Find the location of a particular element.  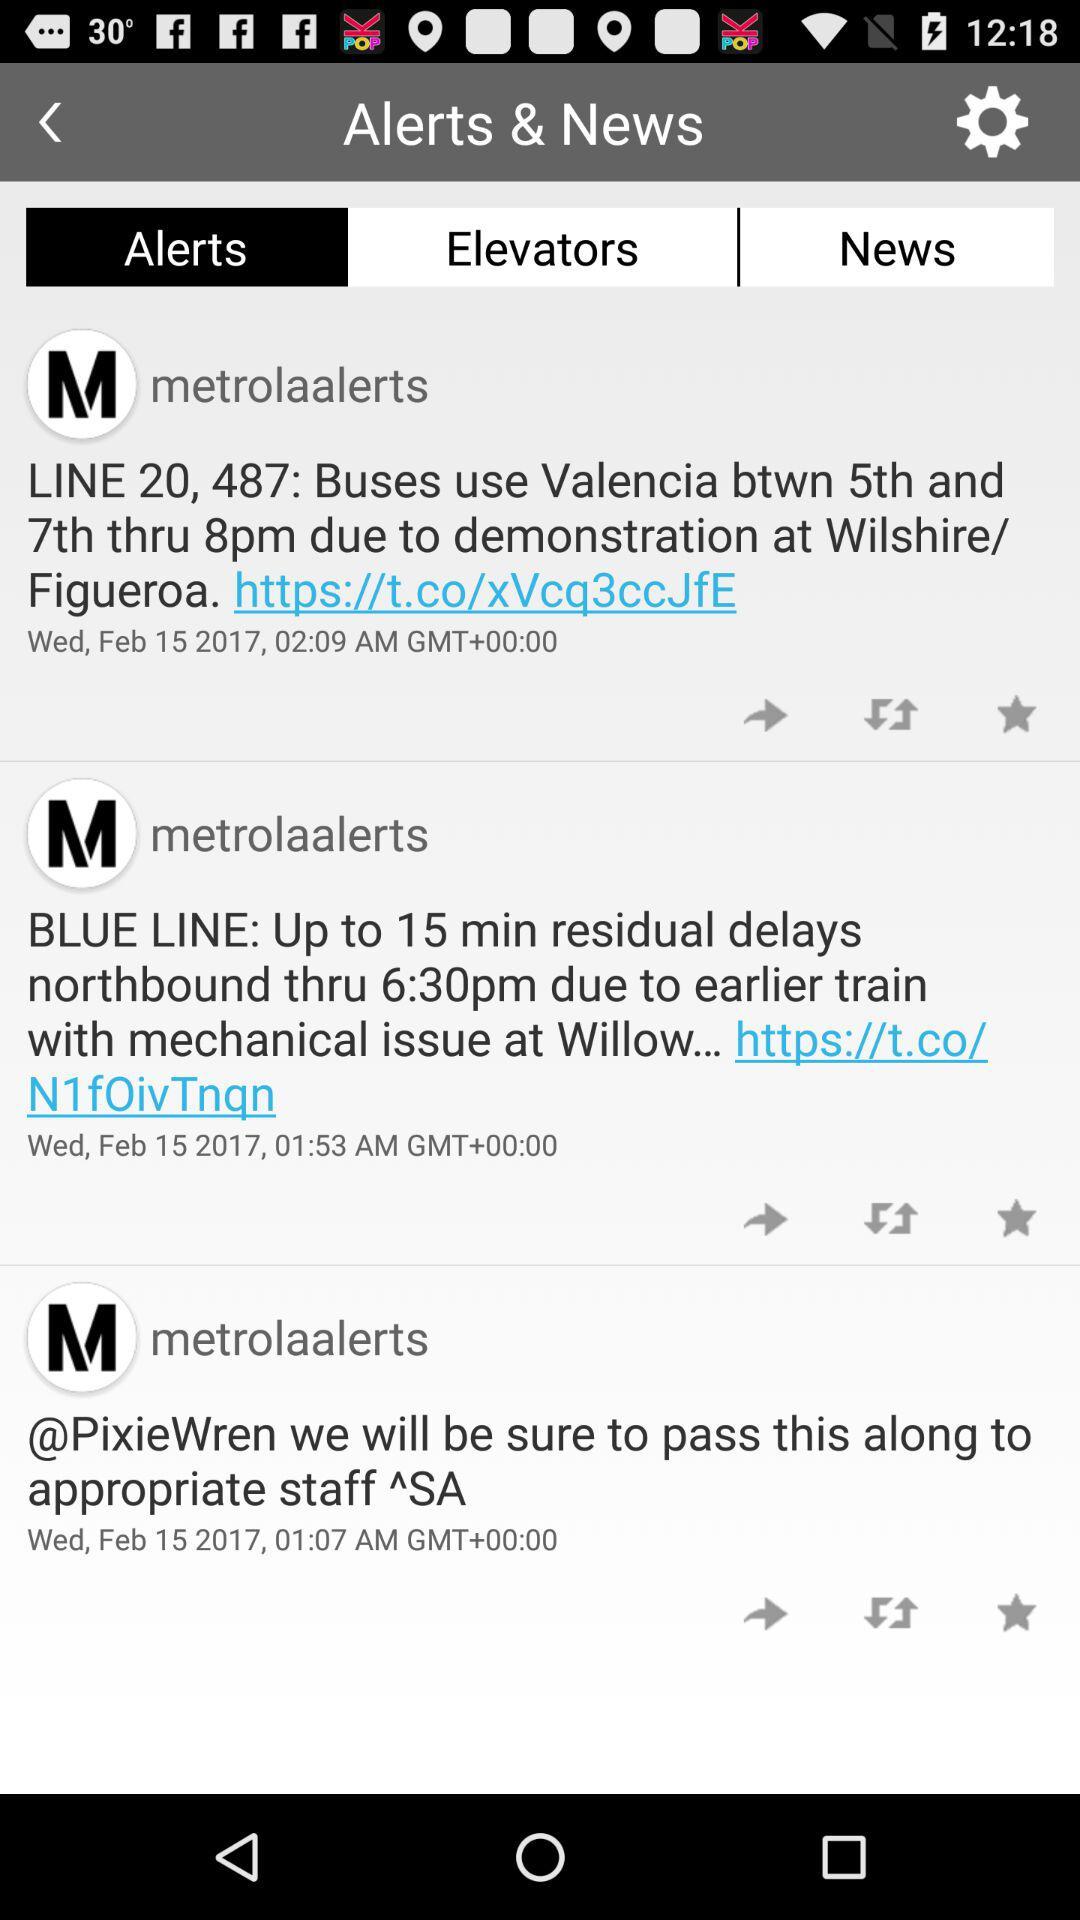

the arrow_backward icon is located at coordinates (48, 129).